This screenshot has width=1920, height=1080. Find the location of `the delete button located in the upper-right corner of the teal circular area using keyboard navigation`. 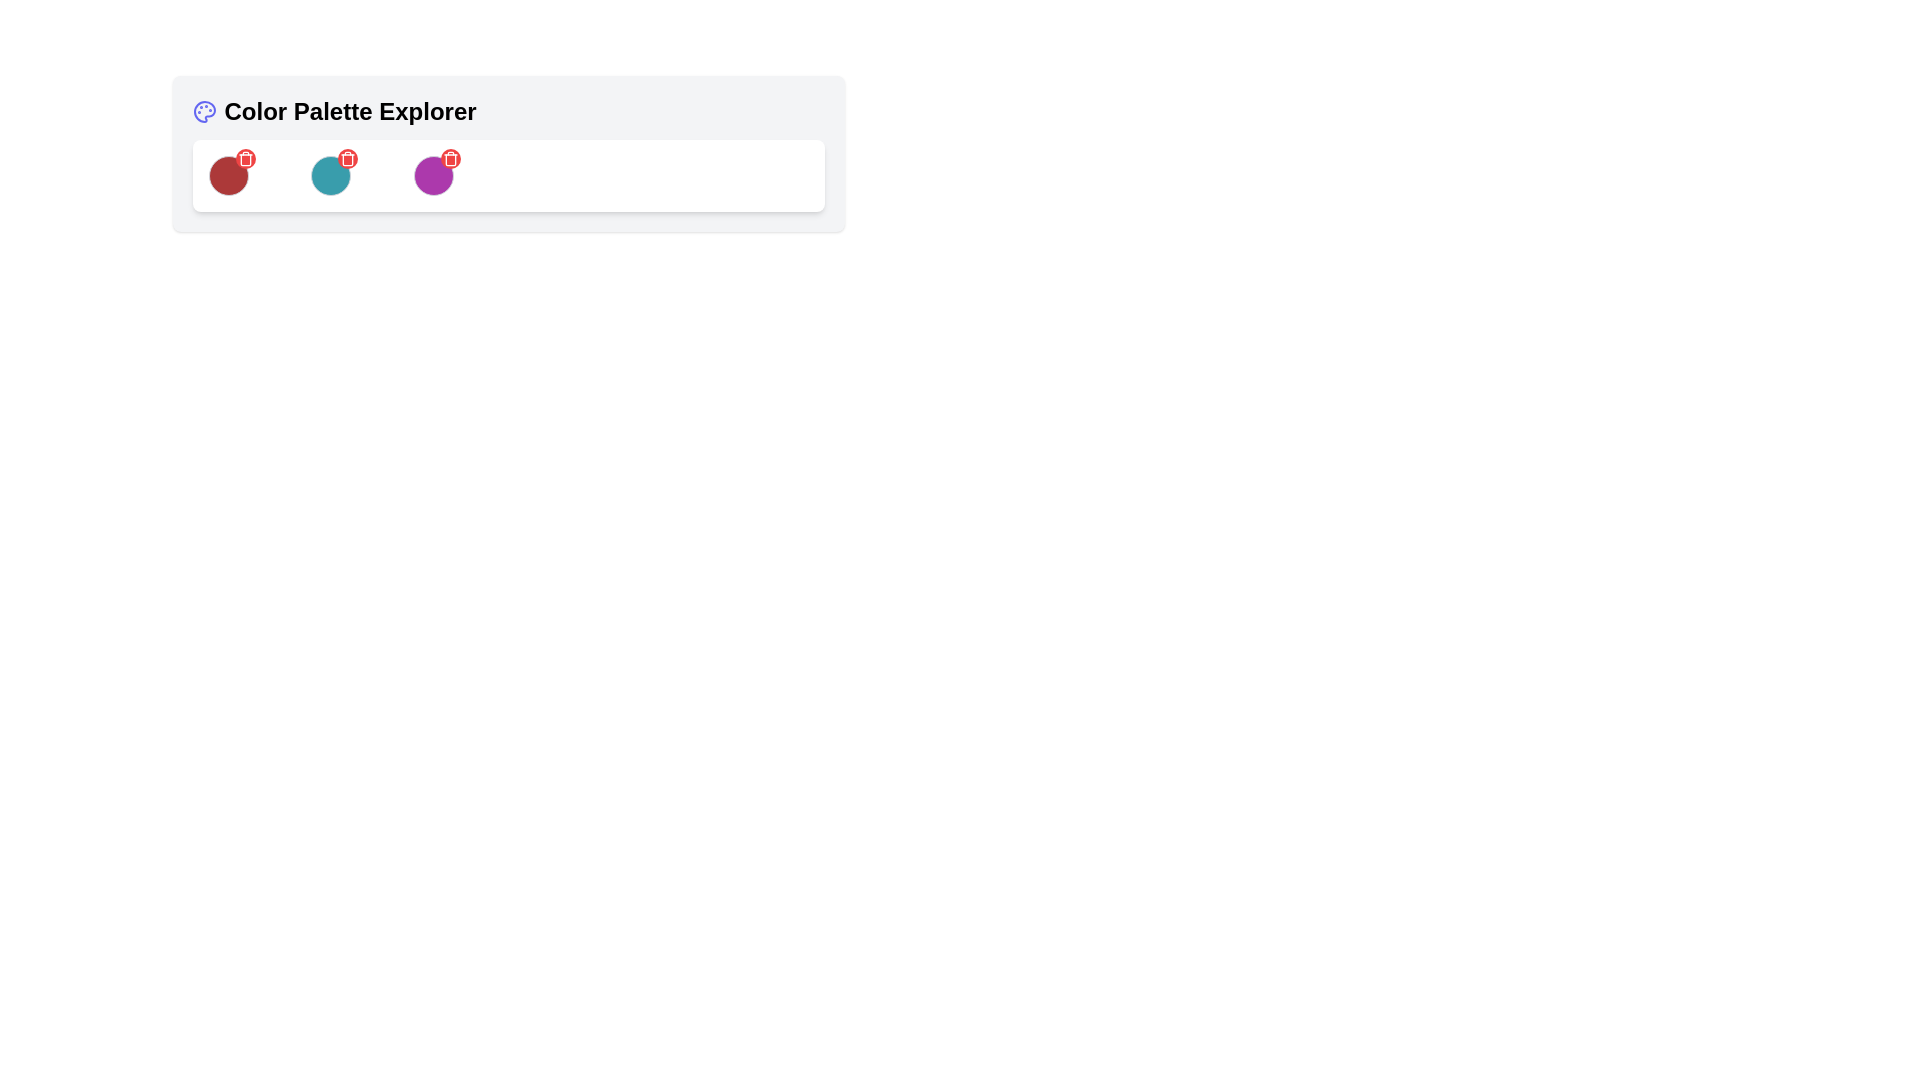

the delete button located in the upper-right corner of the teal circular area using keyboard navigation is located at coordinates (348, 157).